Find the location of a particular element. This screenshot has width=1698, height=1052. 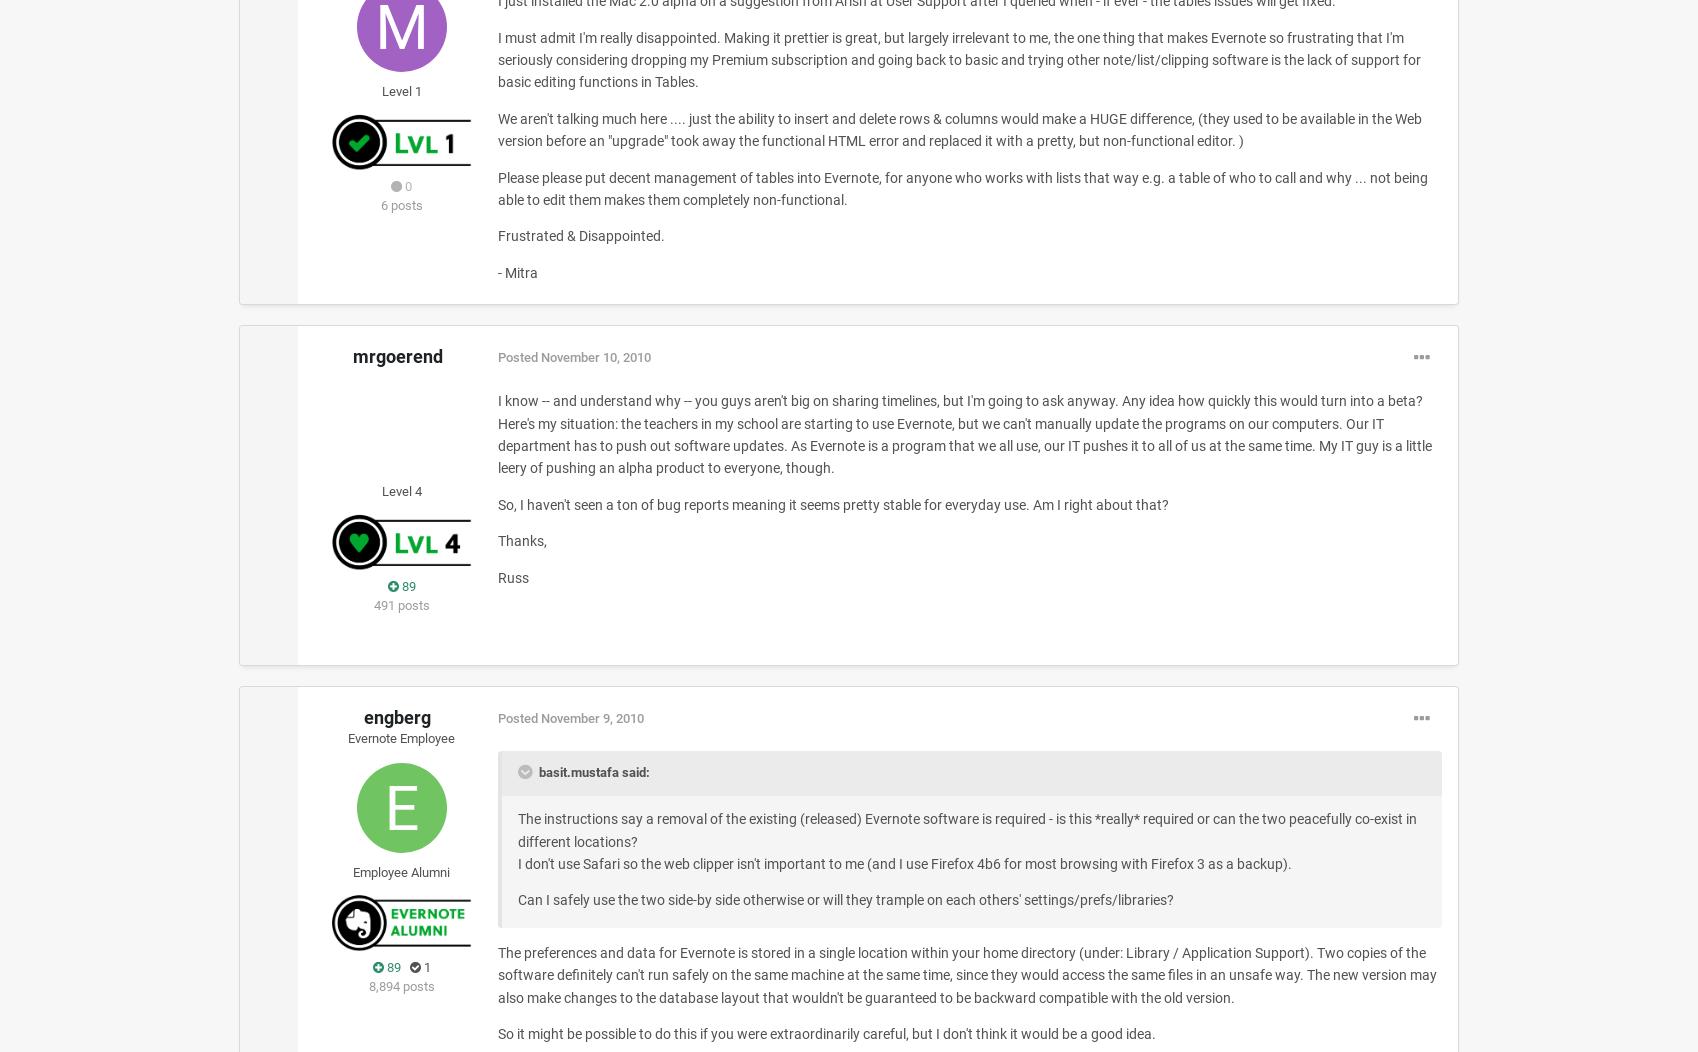

'- Mitra' is located at coordinates (496, 272).